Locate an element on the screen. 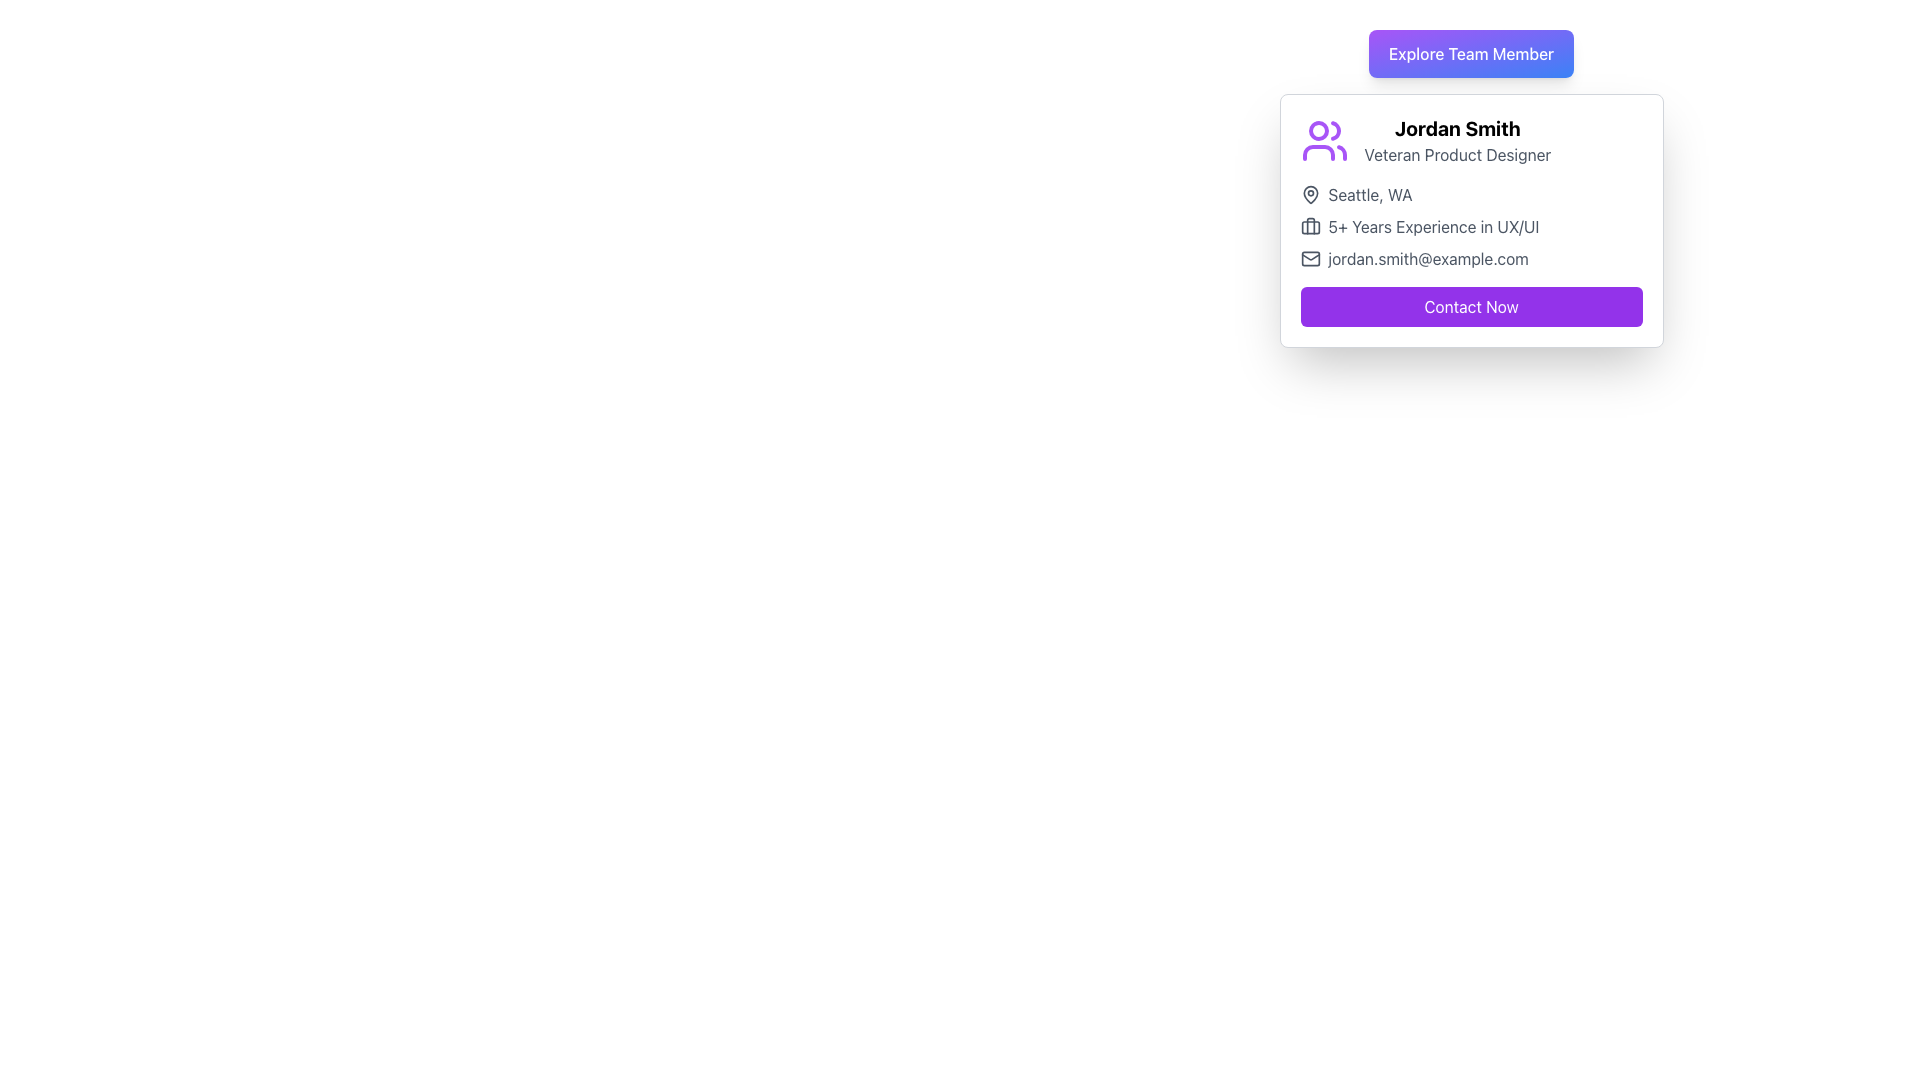 This screenshot has height=1080, width=1920. the button that triggers an action is located at coordinates (1471, 53).